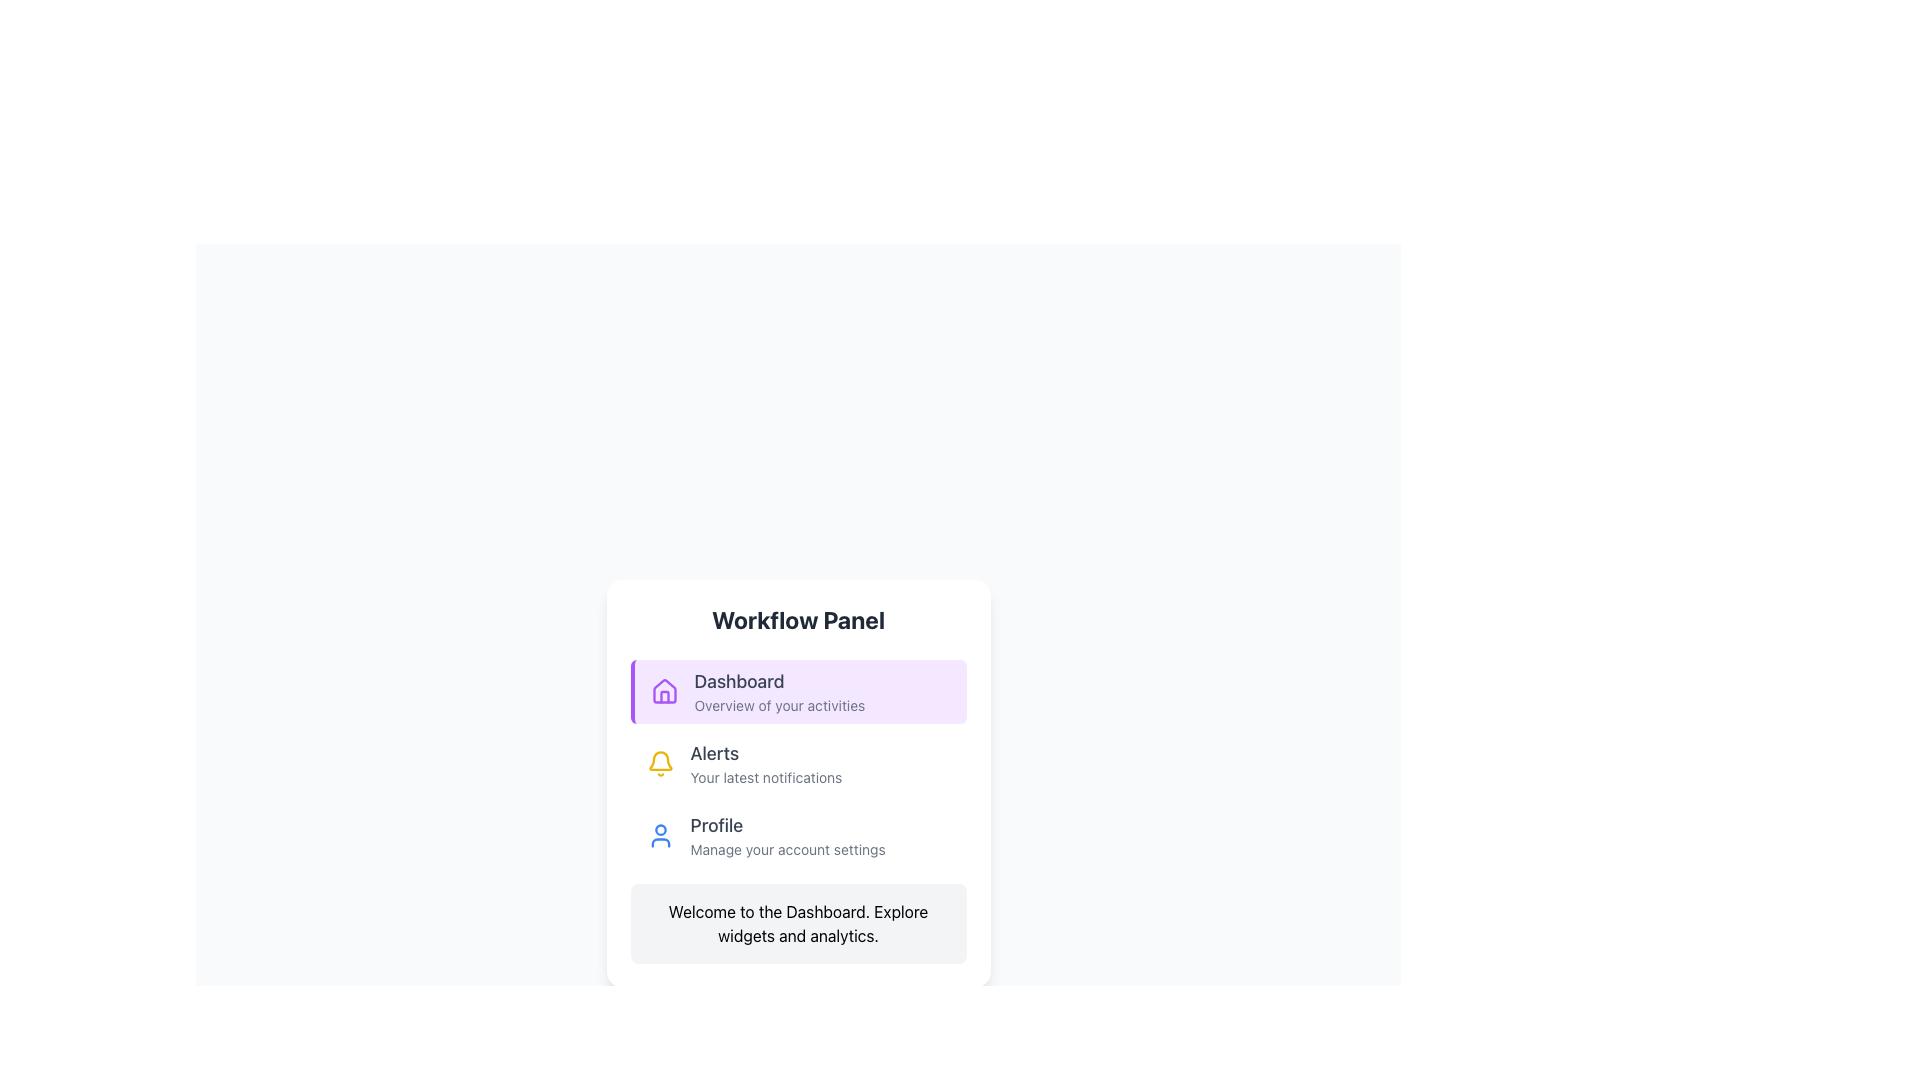 This screenshot has width=1920, height=1080. Describe the element at coordinates (778, 690) in the screenshot. I see `the 'Dashboard' Text Label located in the 'Workflow Panel', second from the top` at that location.